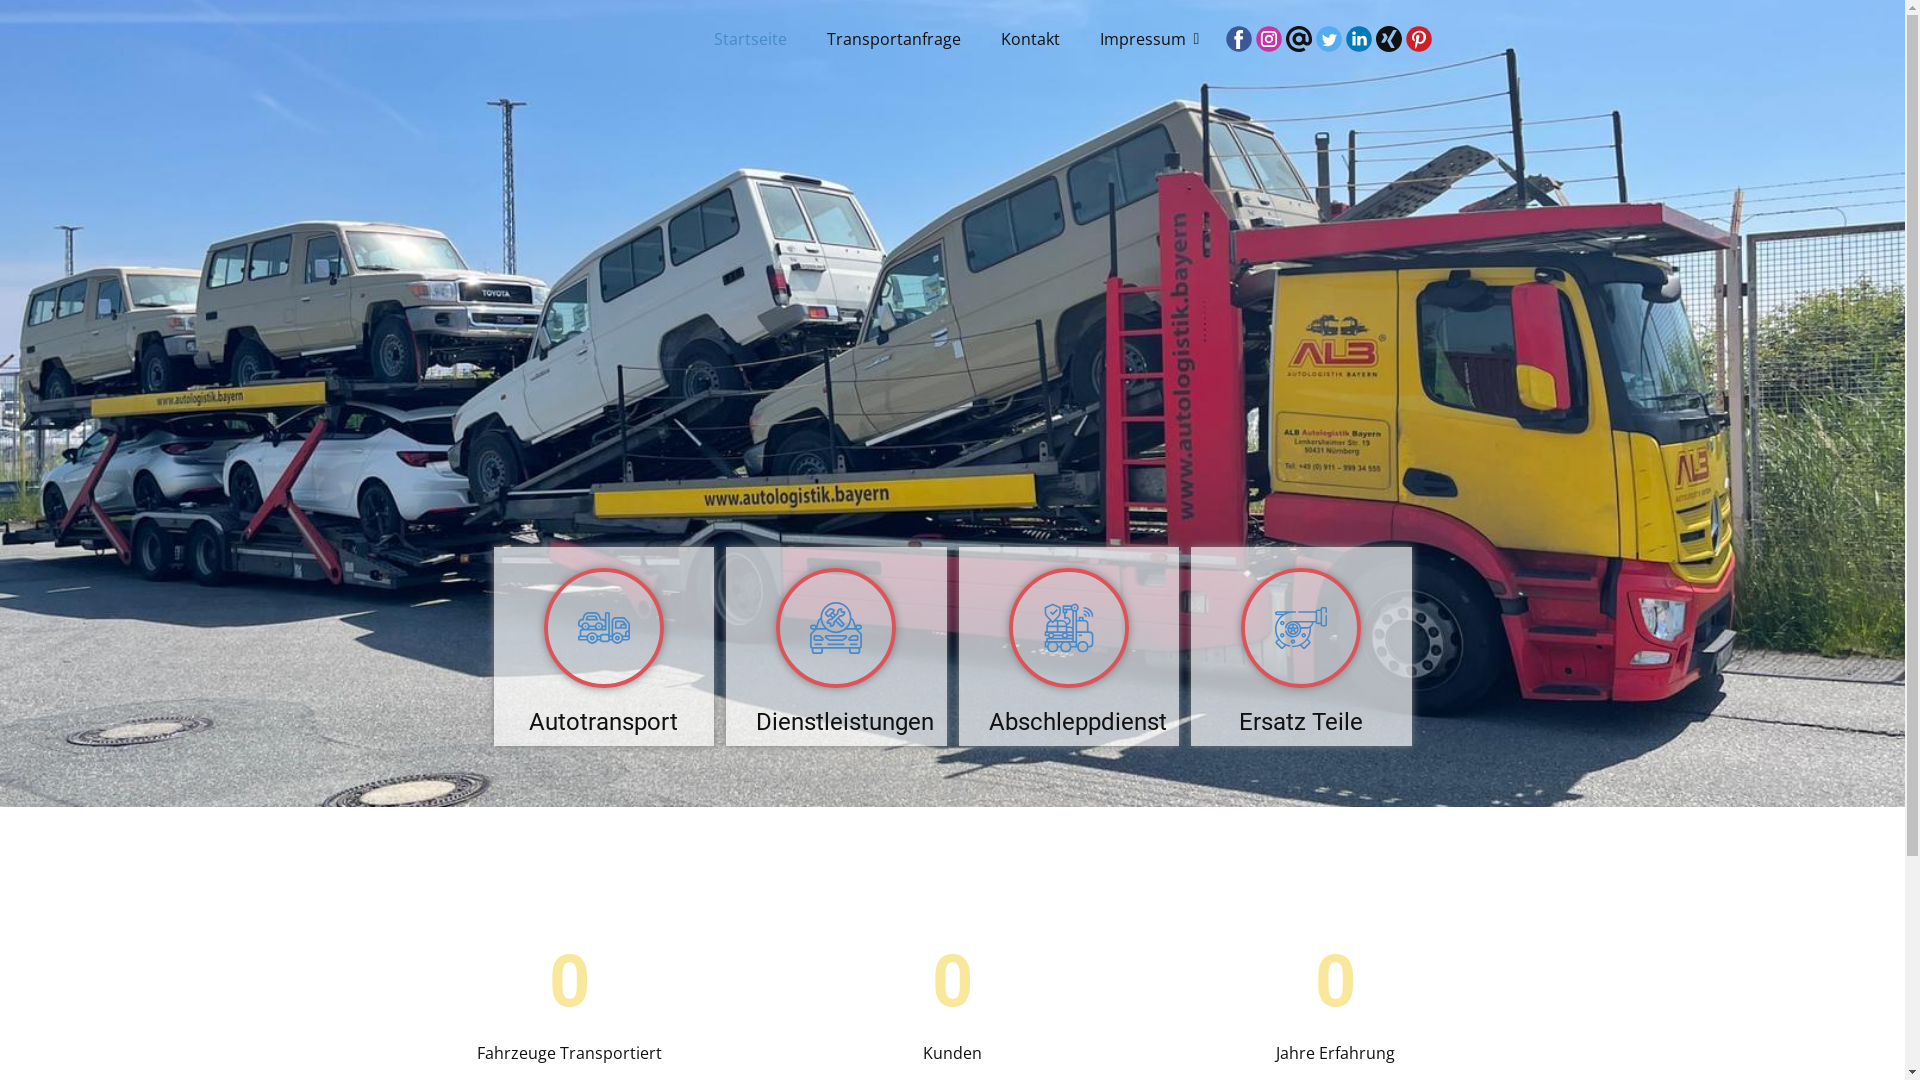 The width and height of the screenshot is (1920, 1080). I want to click on 'Kontakt', so click(1030, 38).